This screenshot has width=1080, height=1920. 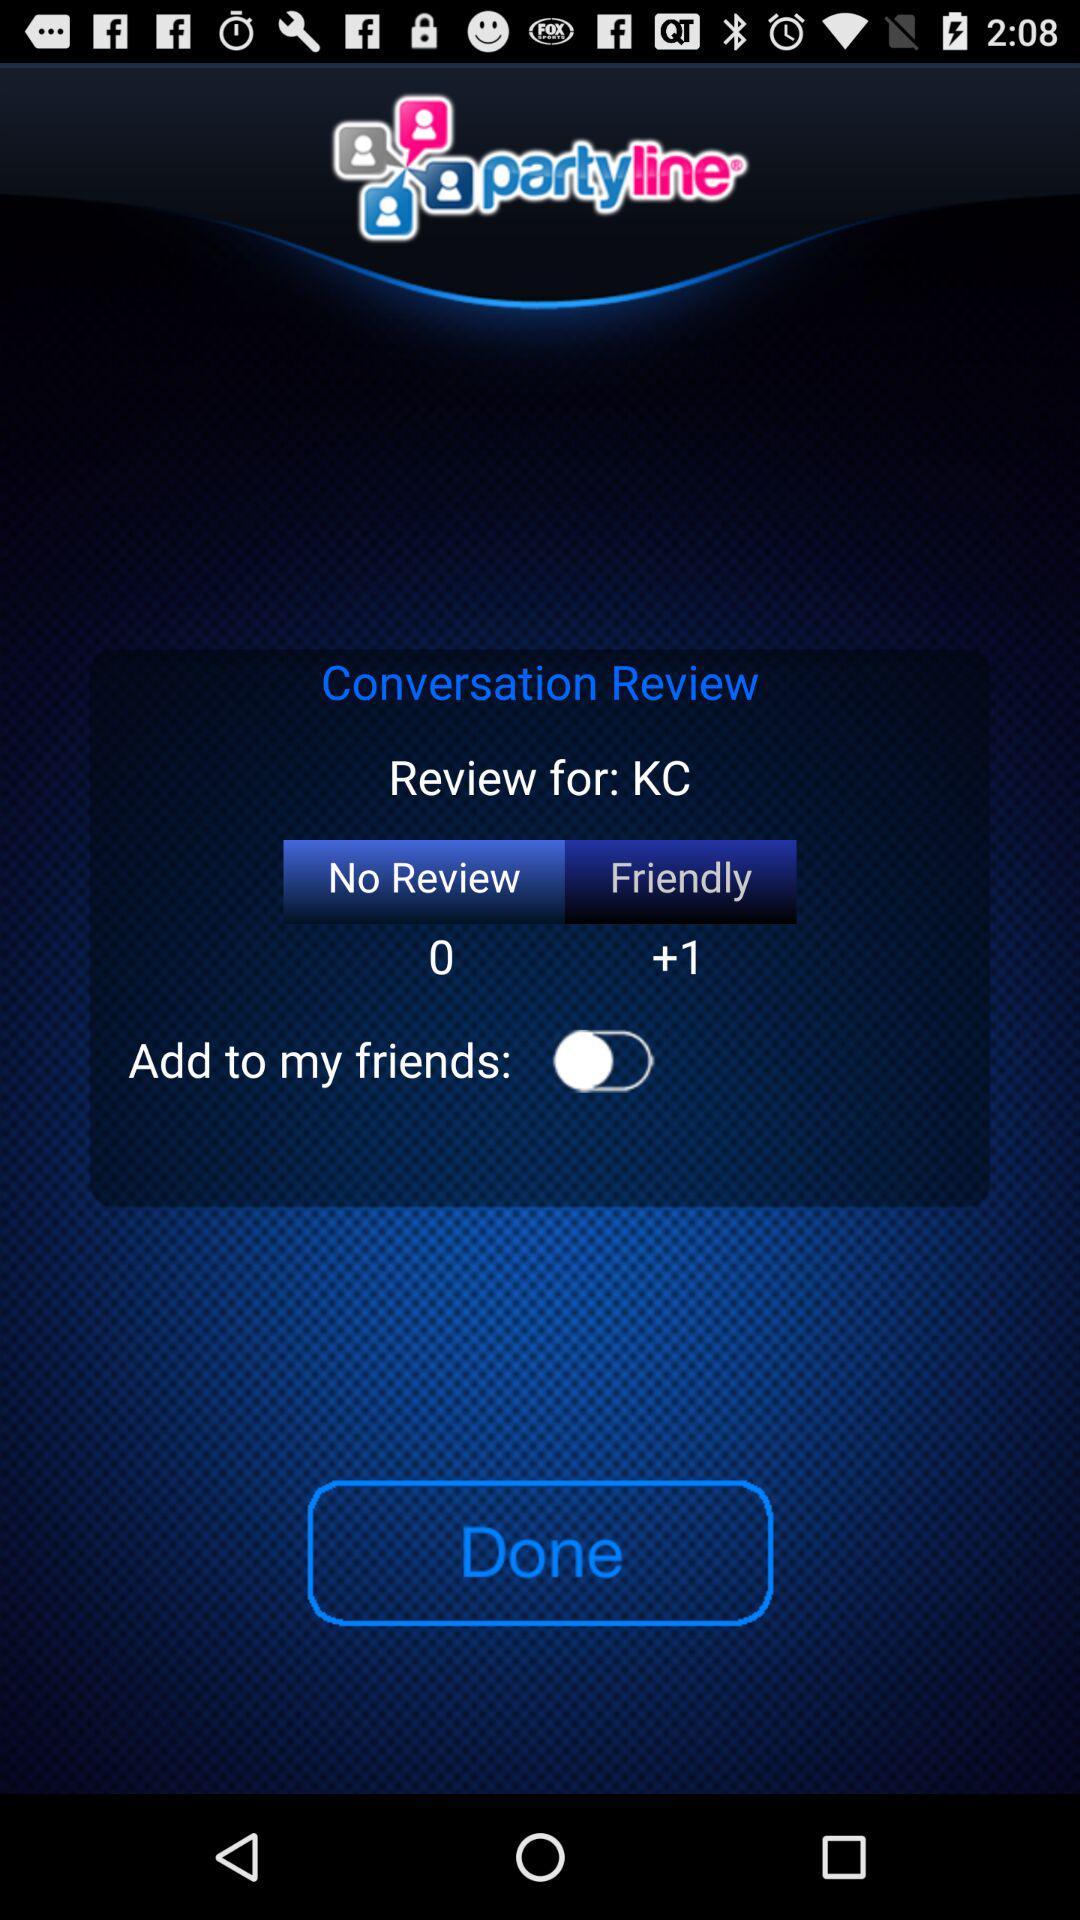 I want to click on the icon next to the friendly icon, so click(x=423, y=881).